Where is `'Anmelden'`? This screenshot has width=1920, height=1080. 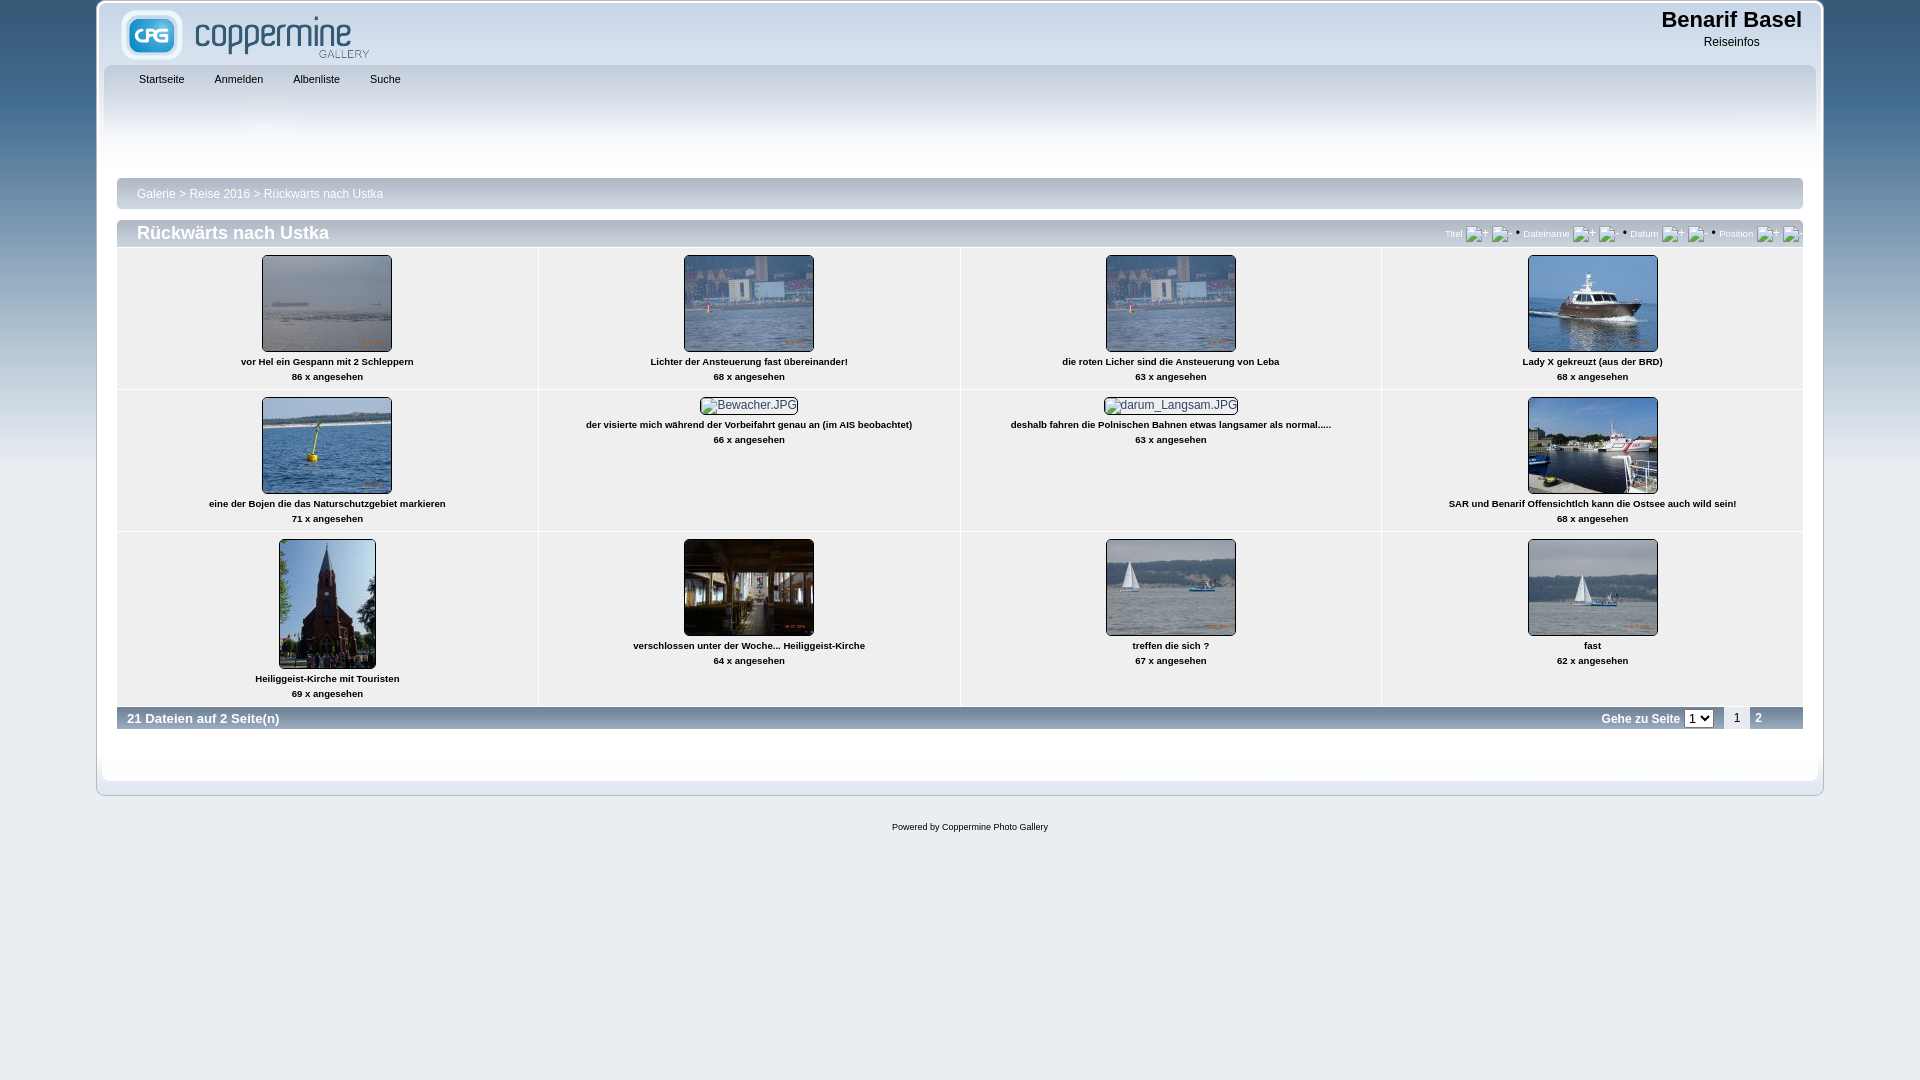
'Anmelden' is located at coordinates (197, 80).